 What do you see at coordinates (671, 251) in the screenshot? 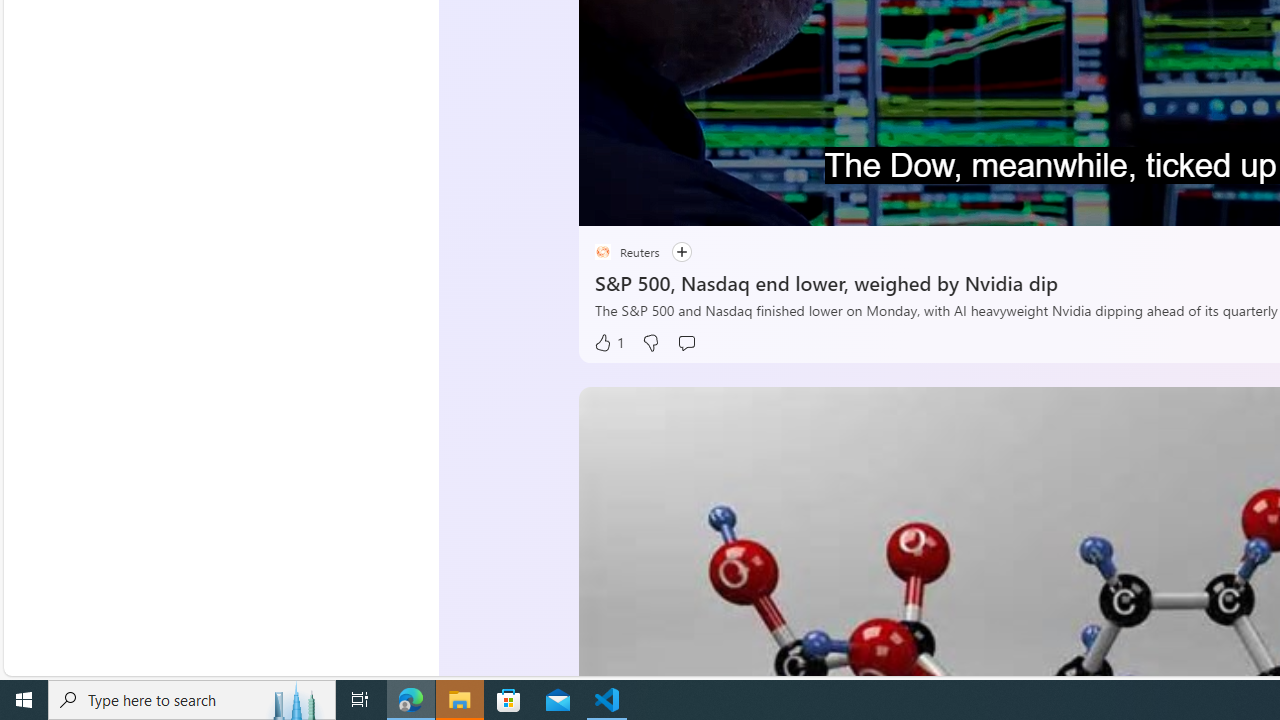
I see `'Follow'` at bounding box center [671, 251].